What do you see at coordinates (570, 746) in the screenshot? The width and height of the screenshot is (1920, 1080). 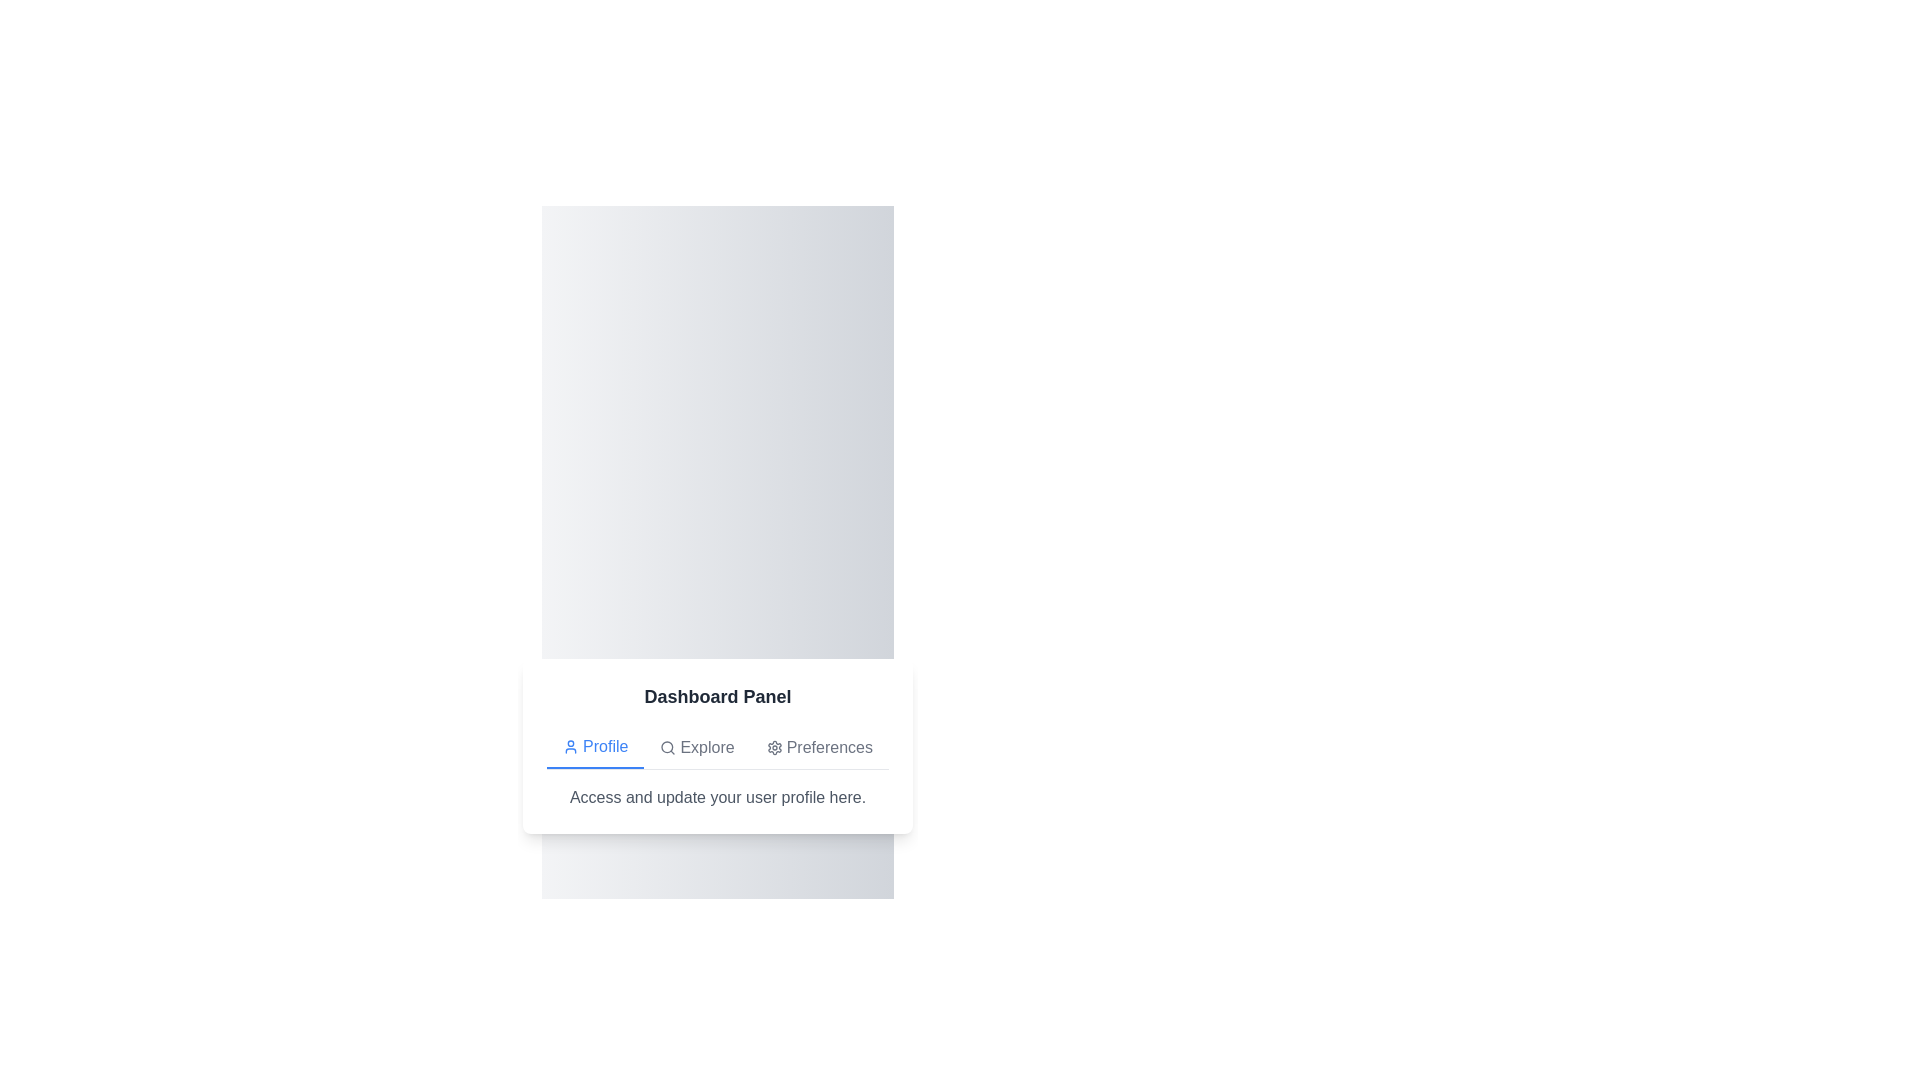 I see `the blue user profile icon located to the left of the 'Profile' text within a tab component in the navigation section` at bounding box center [570, 746].